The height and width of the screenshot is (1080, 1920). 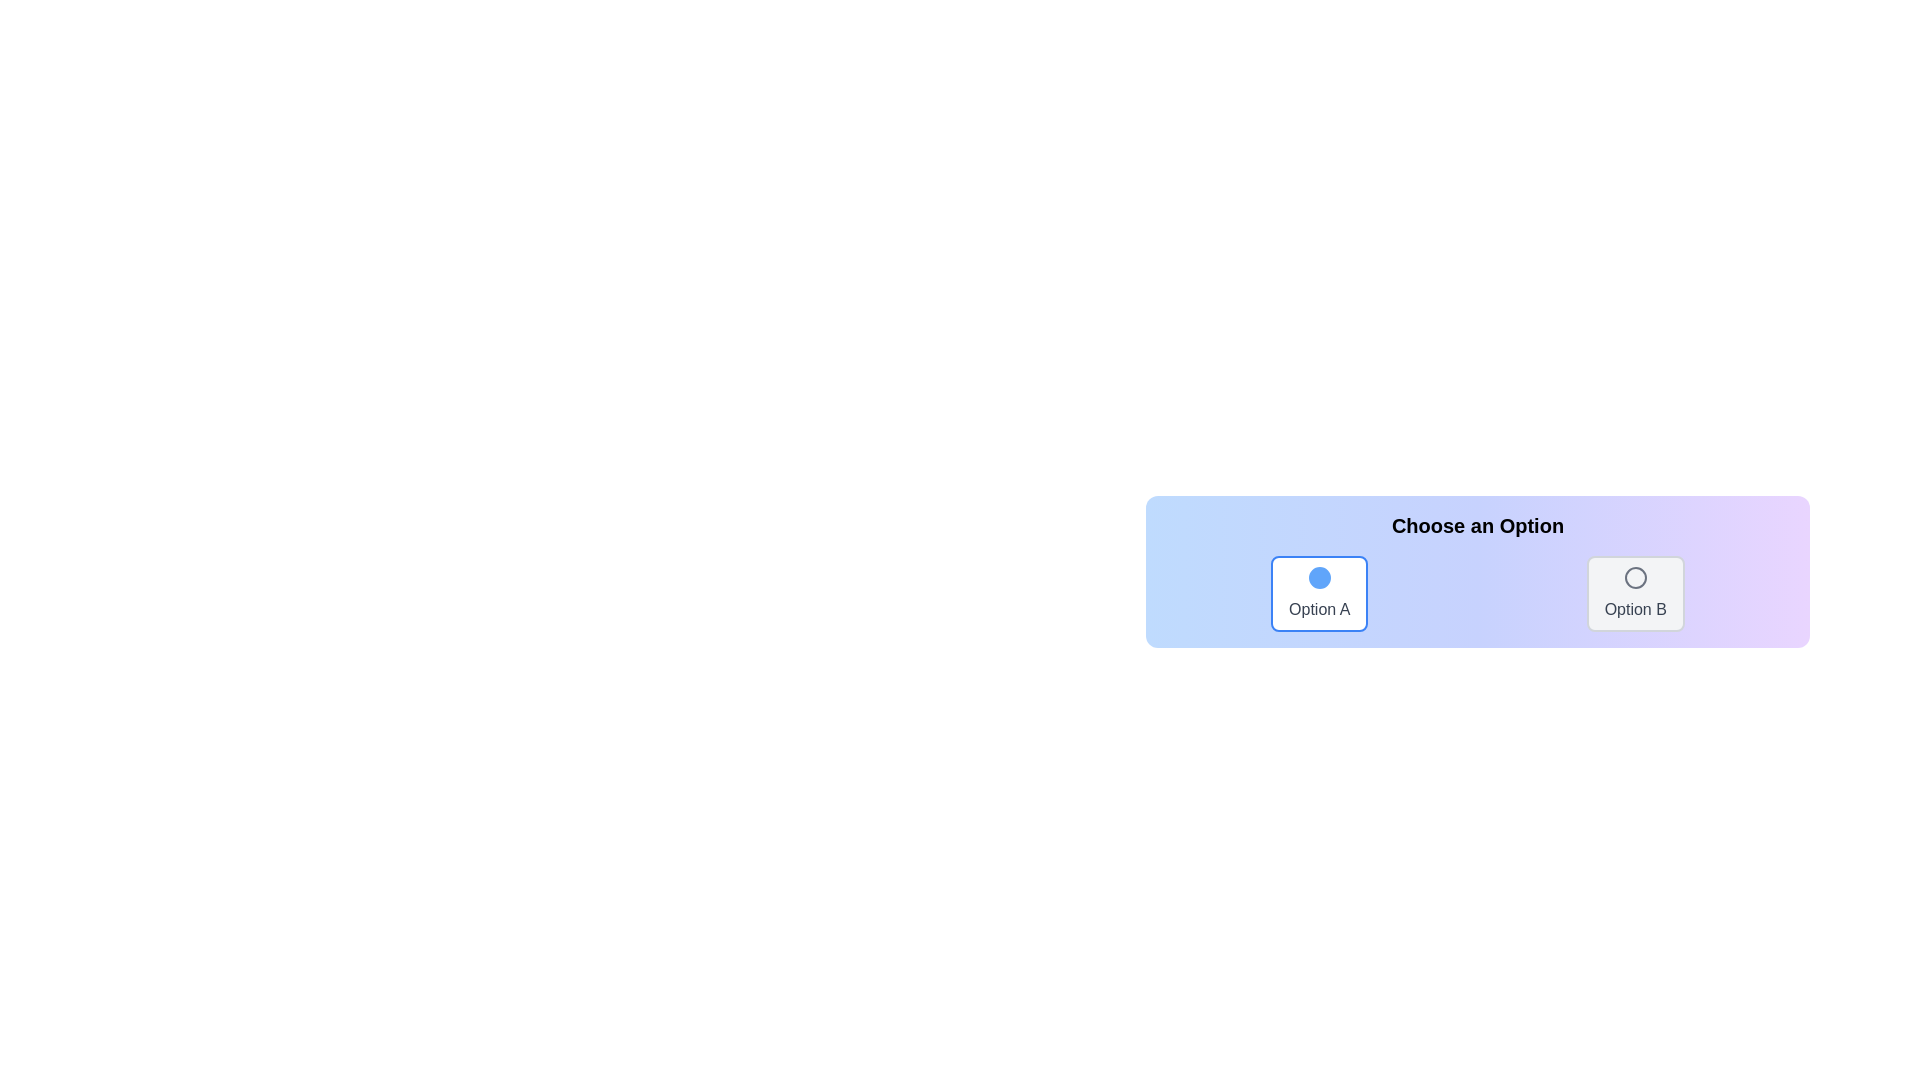 What do you see at coordinates (1635, 578) in the screenshot?
I see `the Radio Button Indicator for Option B, which signifies the selection state for user interaction` at bounding box center [1635, 578].